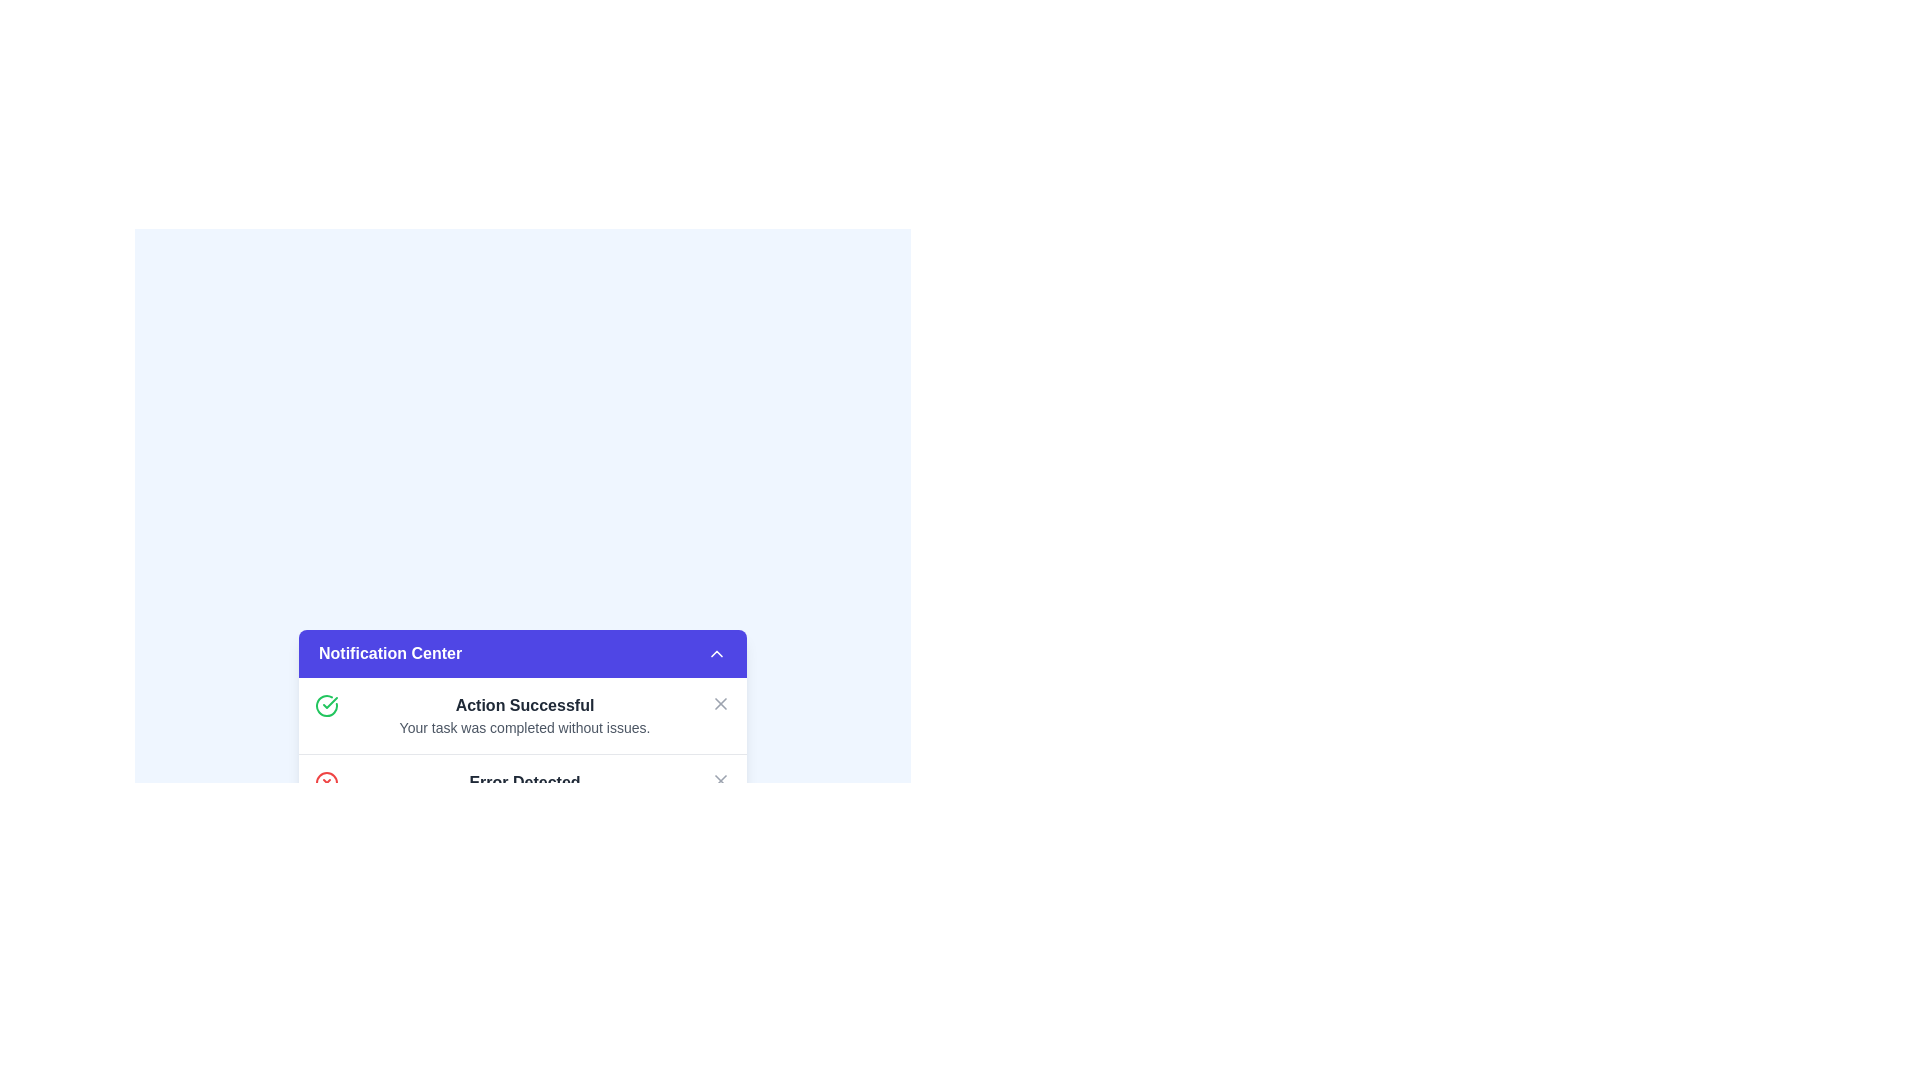 This screenshot has width=1920, height=1080. Describe the element at coordinates (524, 704) in the screenshot. I see `text label that serves as a header within the notification, indicating successful completion of an action` at that location.